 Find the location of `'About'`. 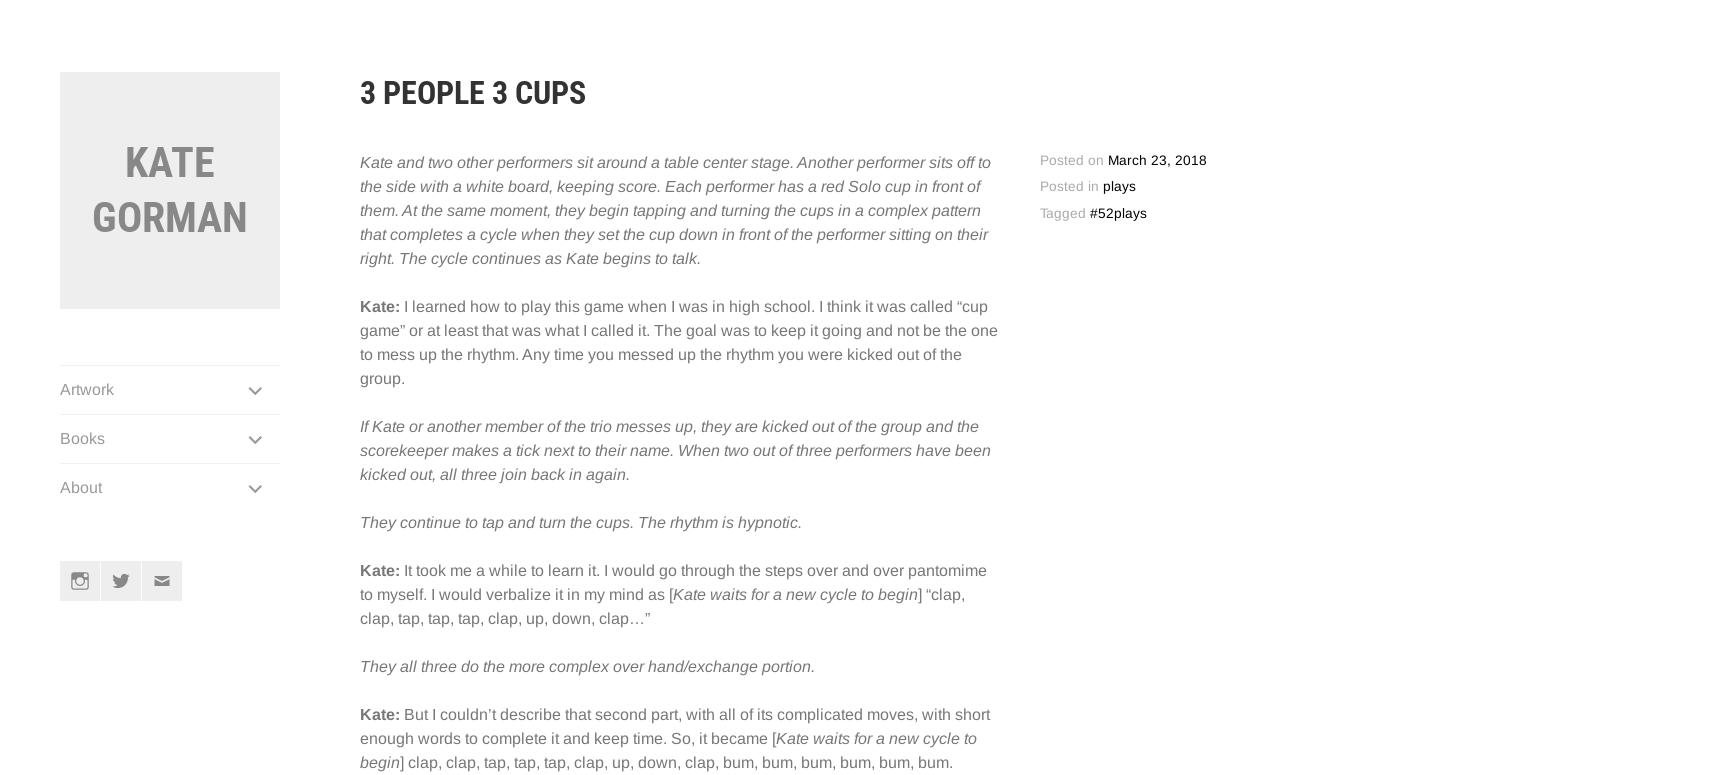

'About' is located at coordinates (79, 486).